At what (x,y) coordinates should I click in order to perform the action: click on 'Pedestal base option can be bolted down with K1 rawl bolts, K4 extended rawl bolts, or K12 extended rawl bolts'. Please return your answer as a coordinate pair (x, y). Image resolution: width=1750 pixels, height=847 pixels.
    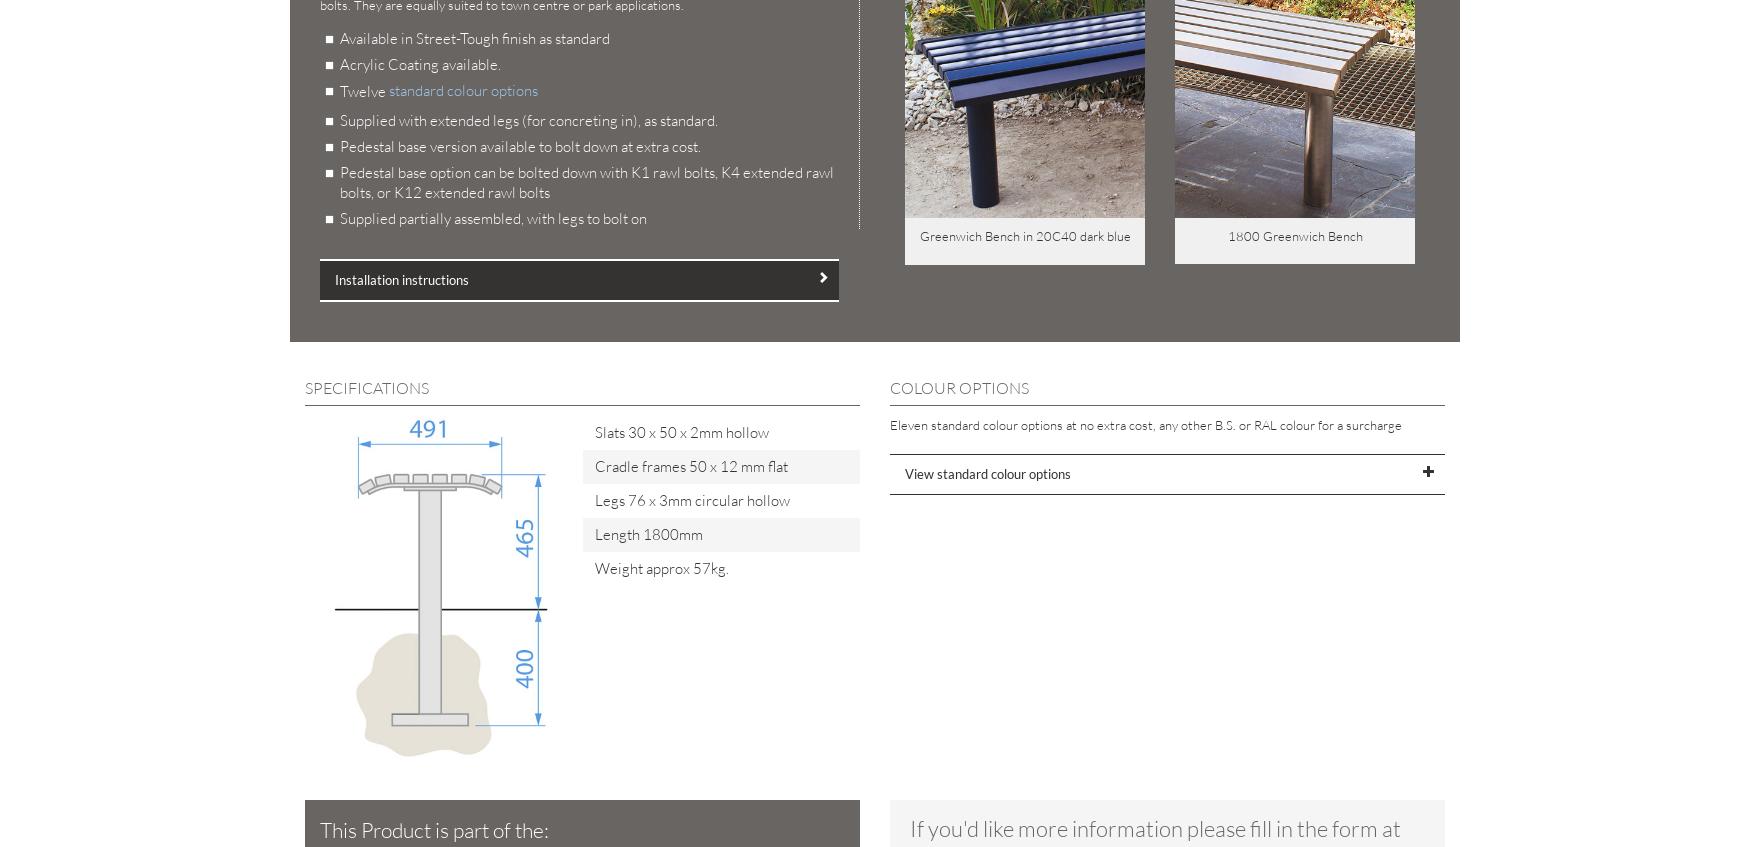
    Looking at the image, I should click on (586, 182).